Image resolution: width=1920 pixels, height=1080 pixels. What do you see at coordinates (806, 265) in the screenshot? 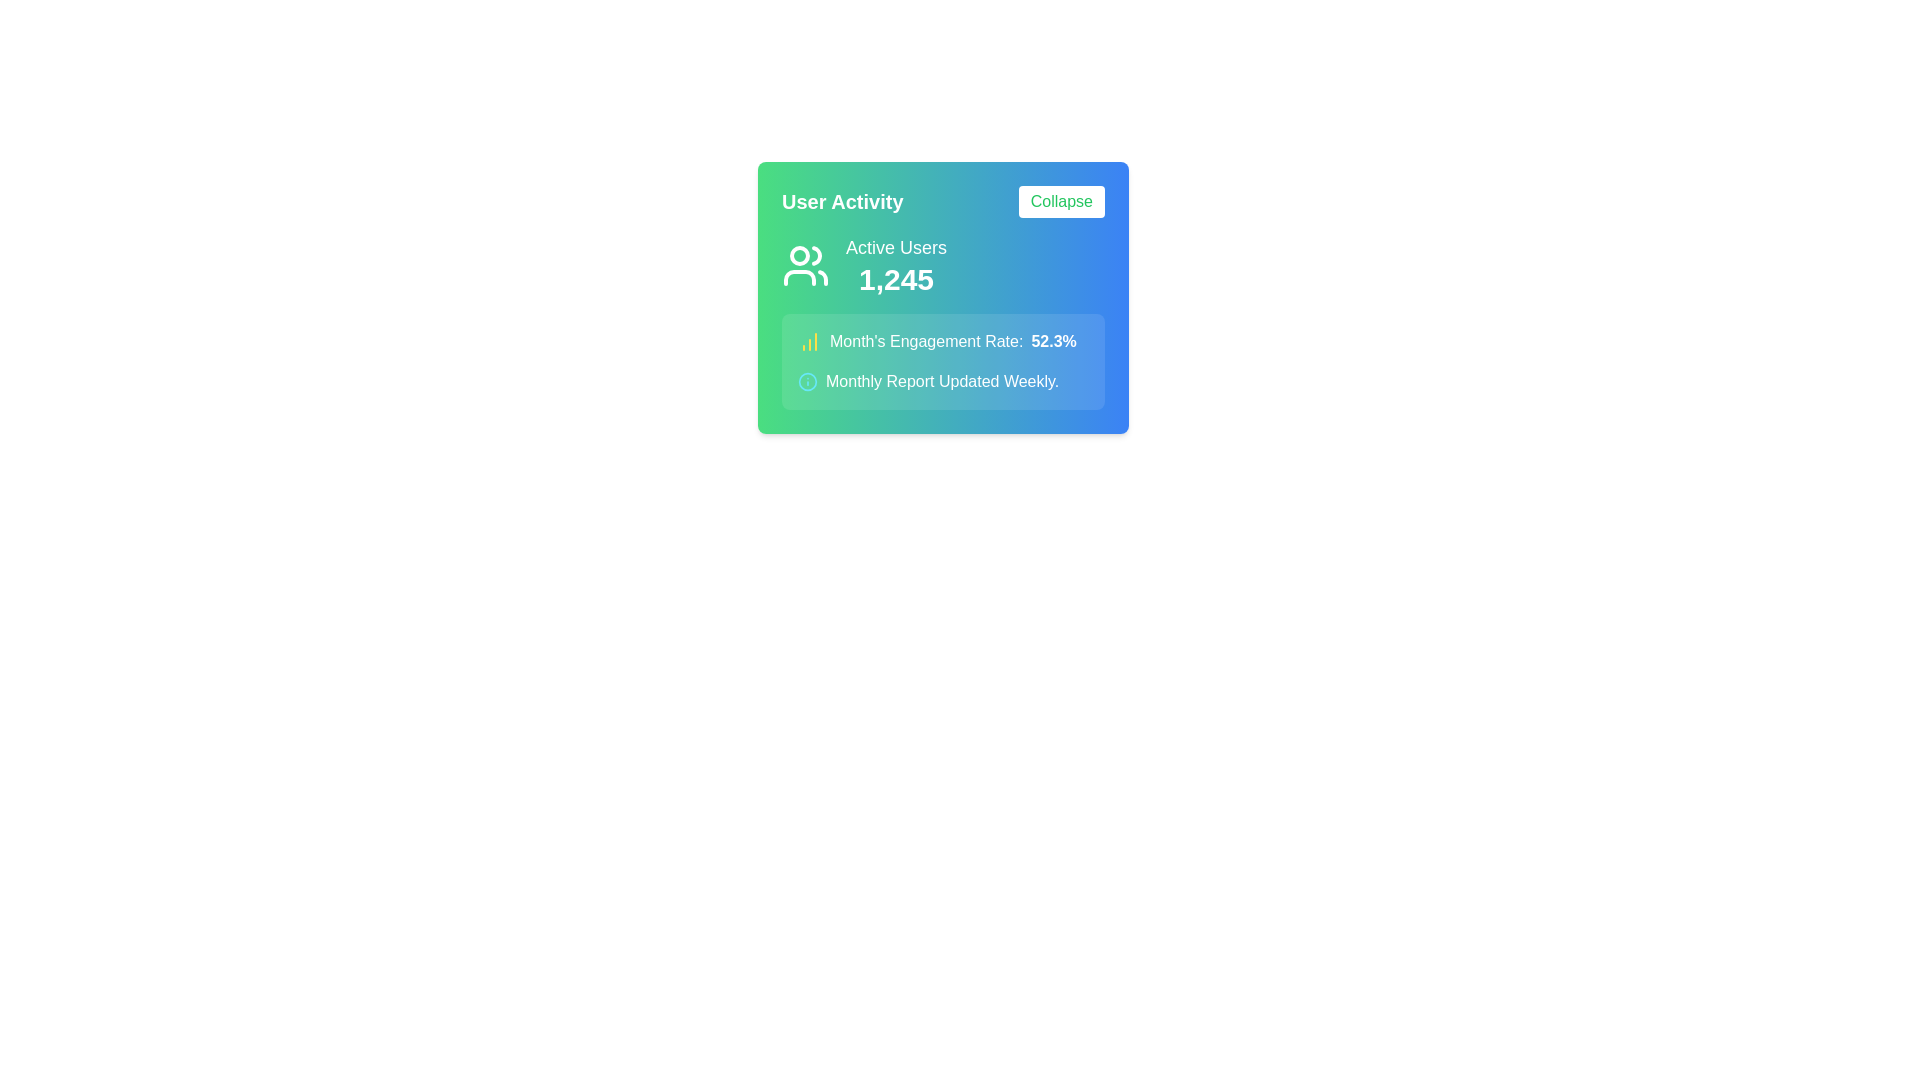
I see `the icon styled as an outline of a group of people, which is white and located against a green gradient background, positioned in the 'User Activity' card to the left of the 'Active Users' text` at bounding box center [806, 265].